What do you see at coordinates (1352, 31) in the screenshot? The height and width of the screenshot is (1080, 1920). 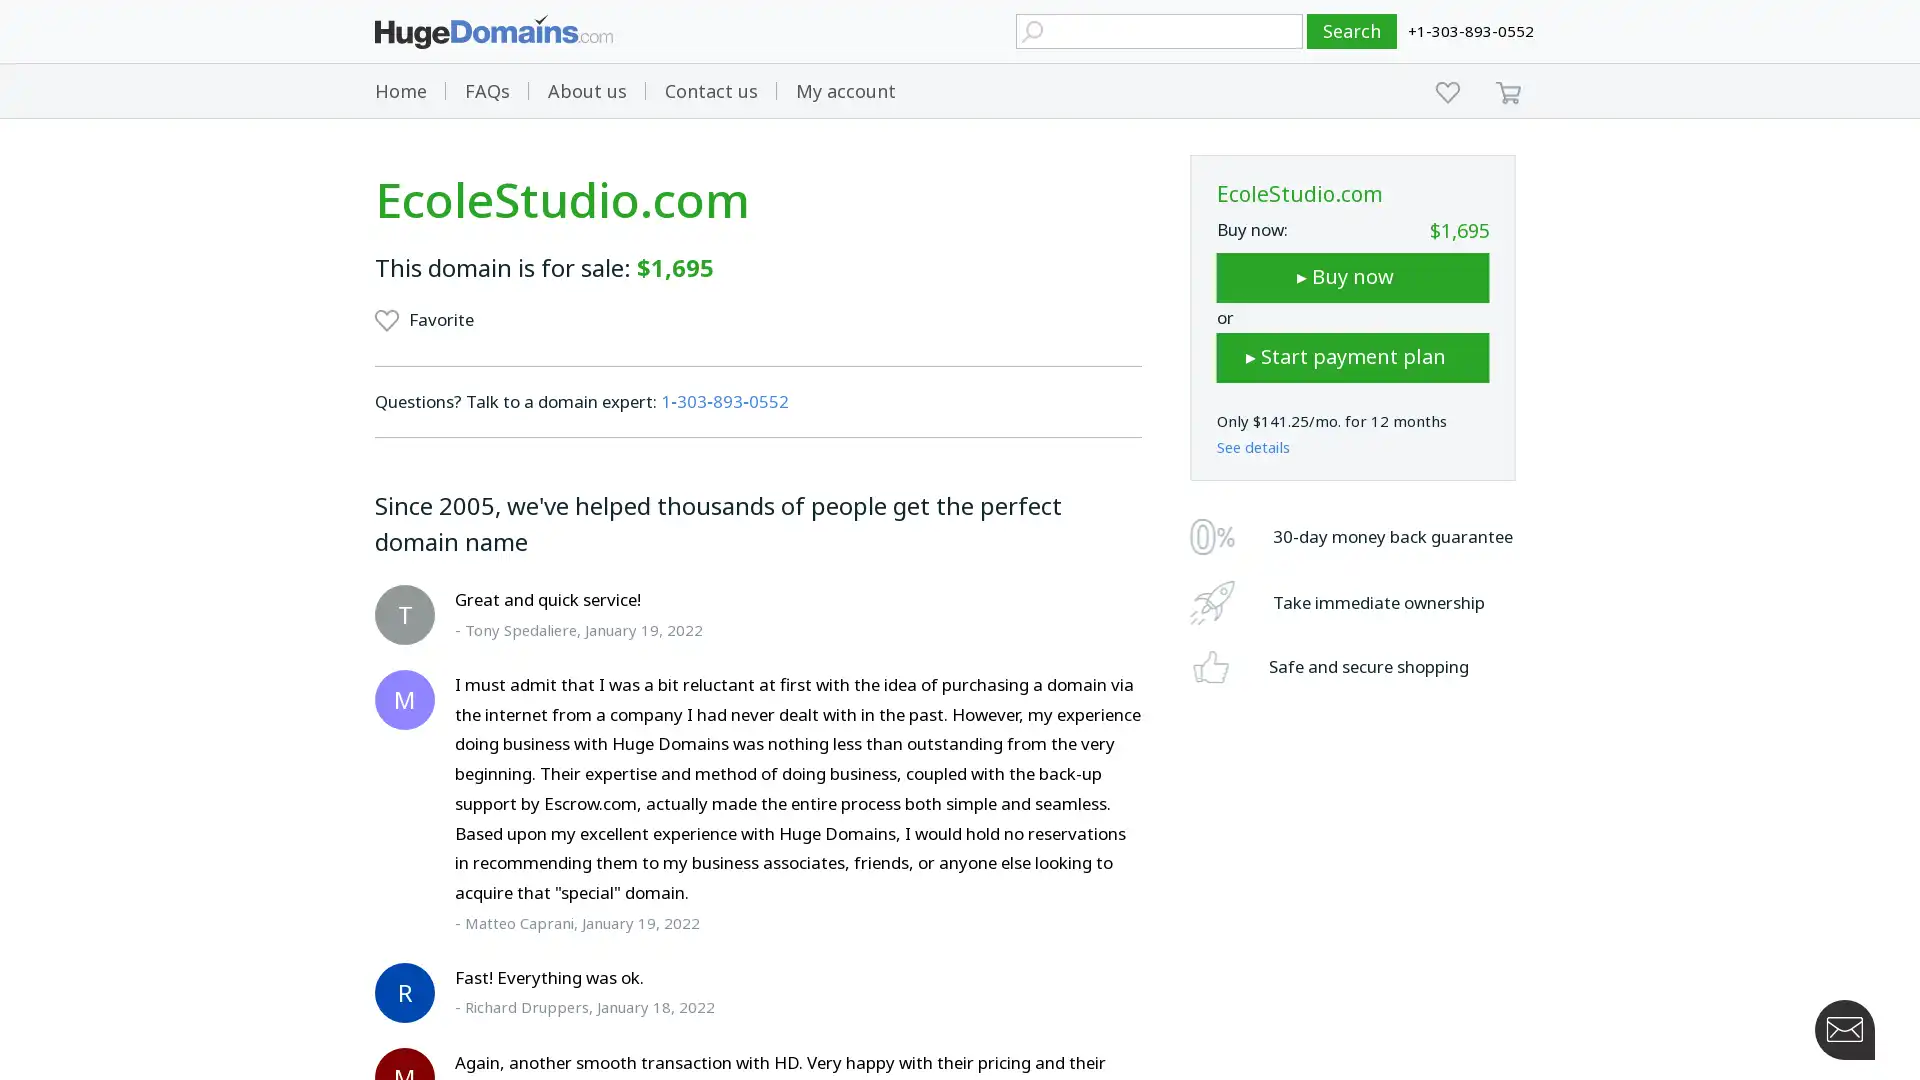 I see `Search` at bounding box center [1352, 31].